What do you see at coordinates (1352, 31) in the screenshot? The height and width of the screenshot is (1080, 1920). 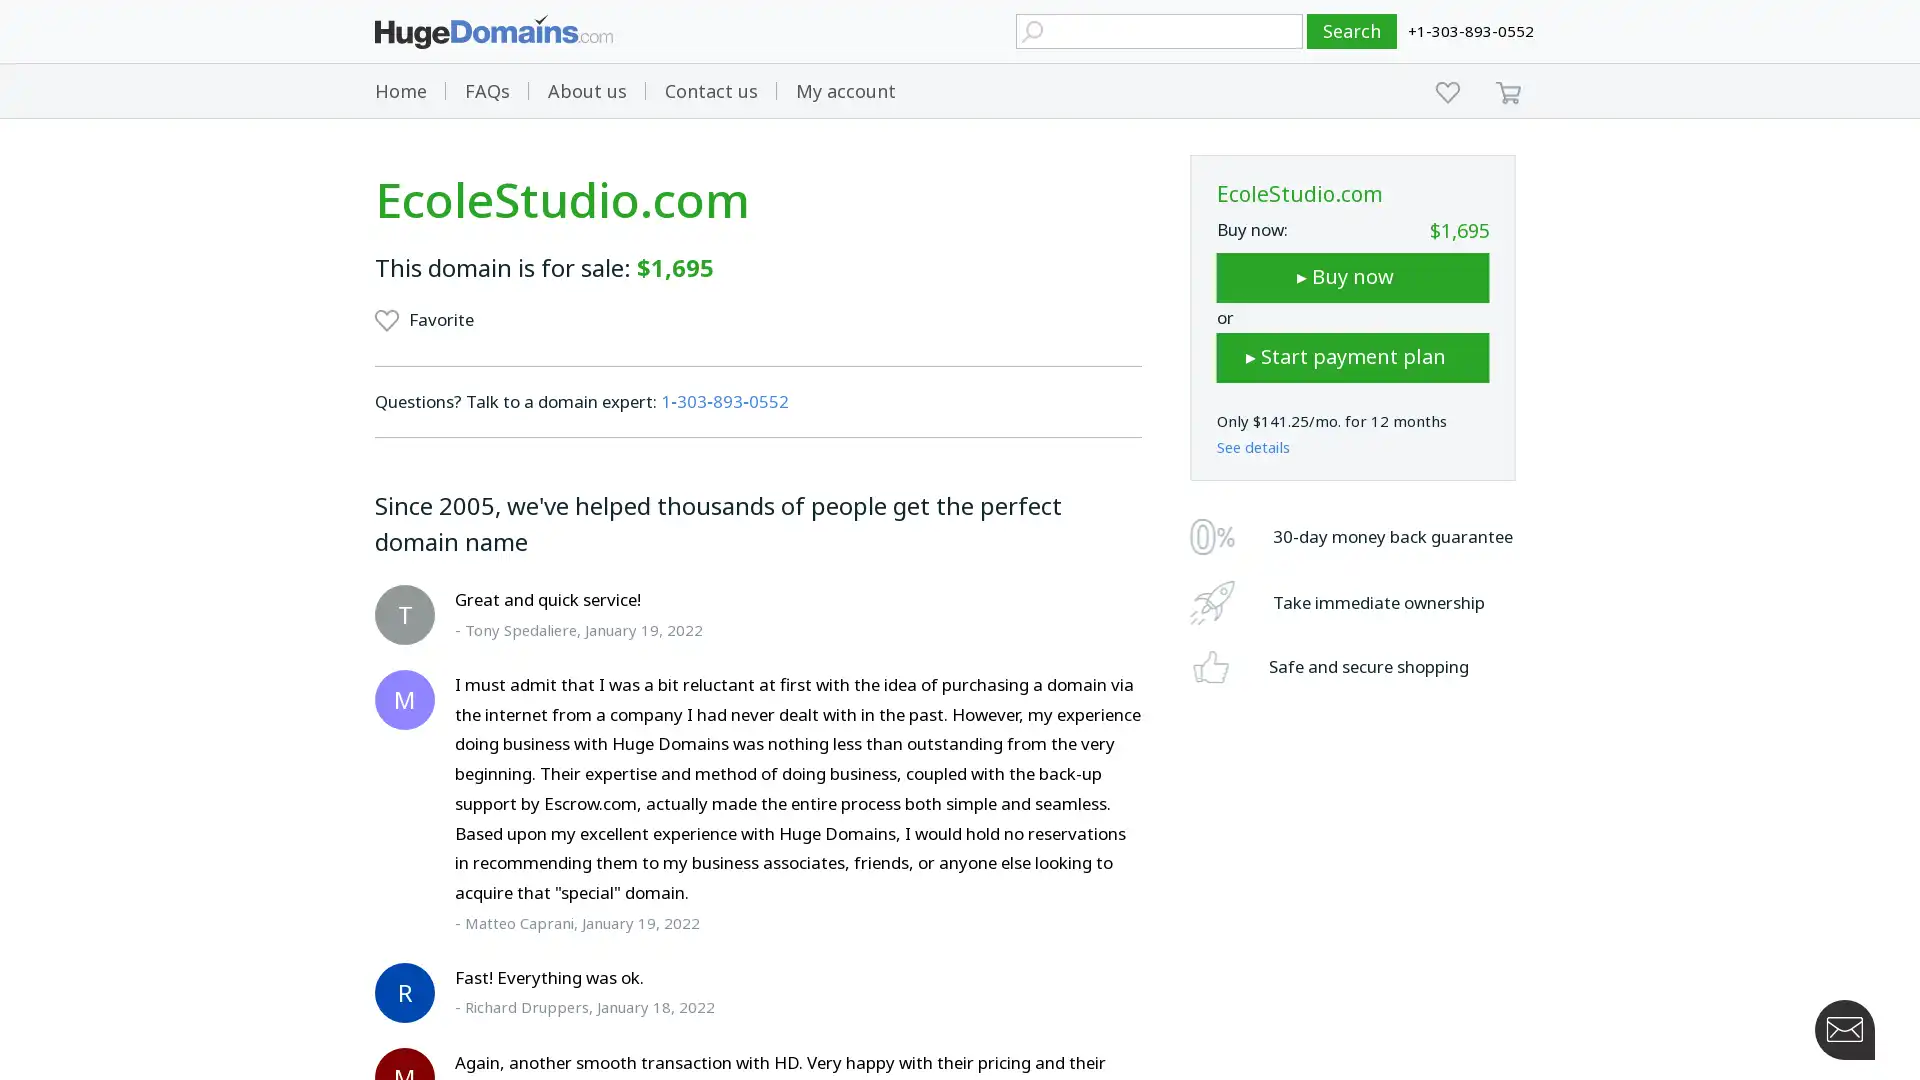 I see `Search` at bounding box center [1352, 31].